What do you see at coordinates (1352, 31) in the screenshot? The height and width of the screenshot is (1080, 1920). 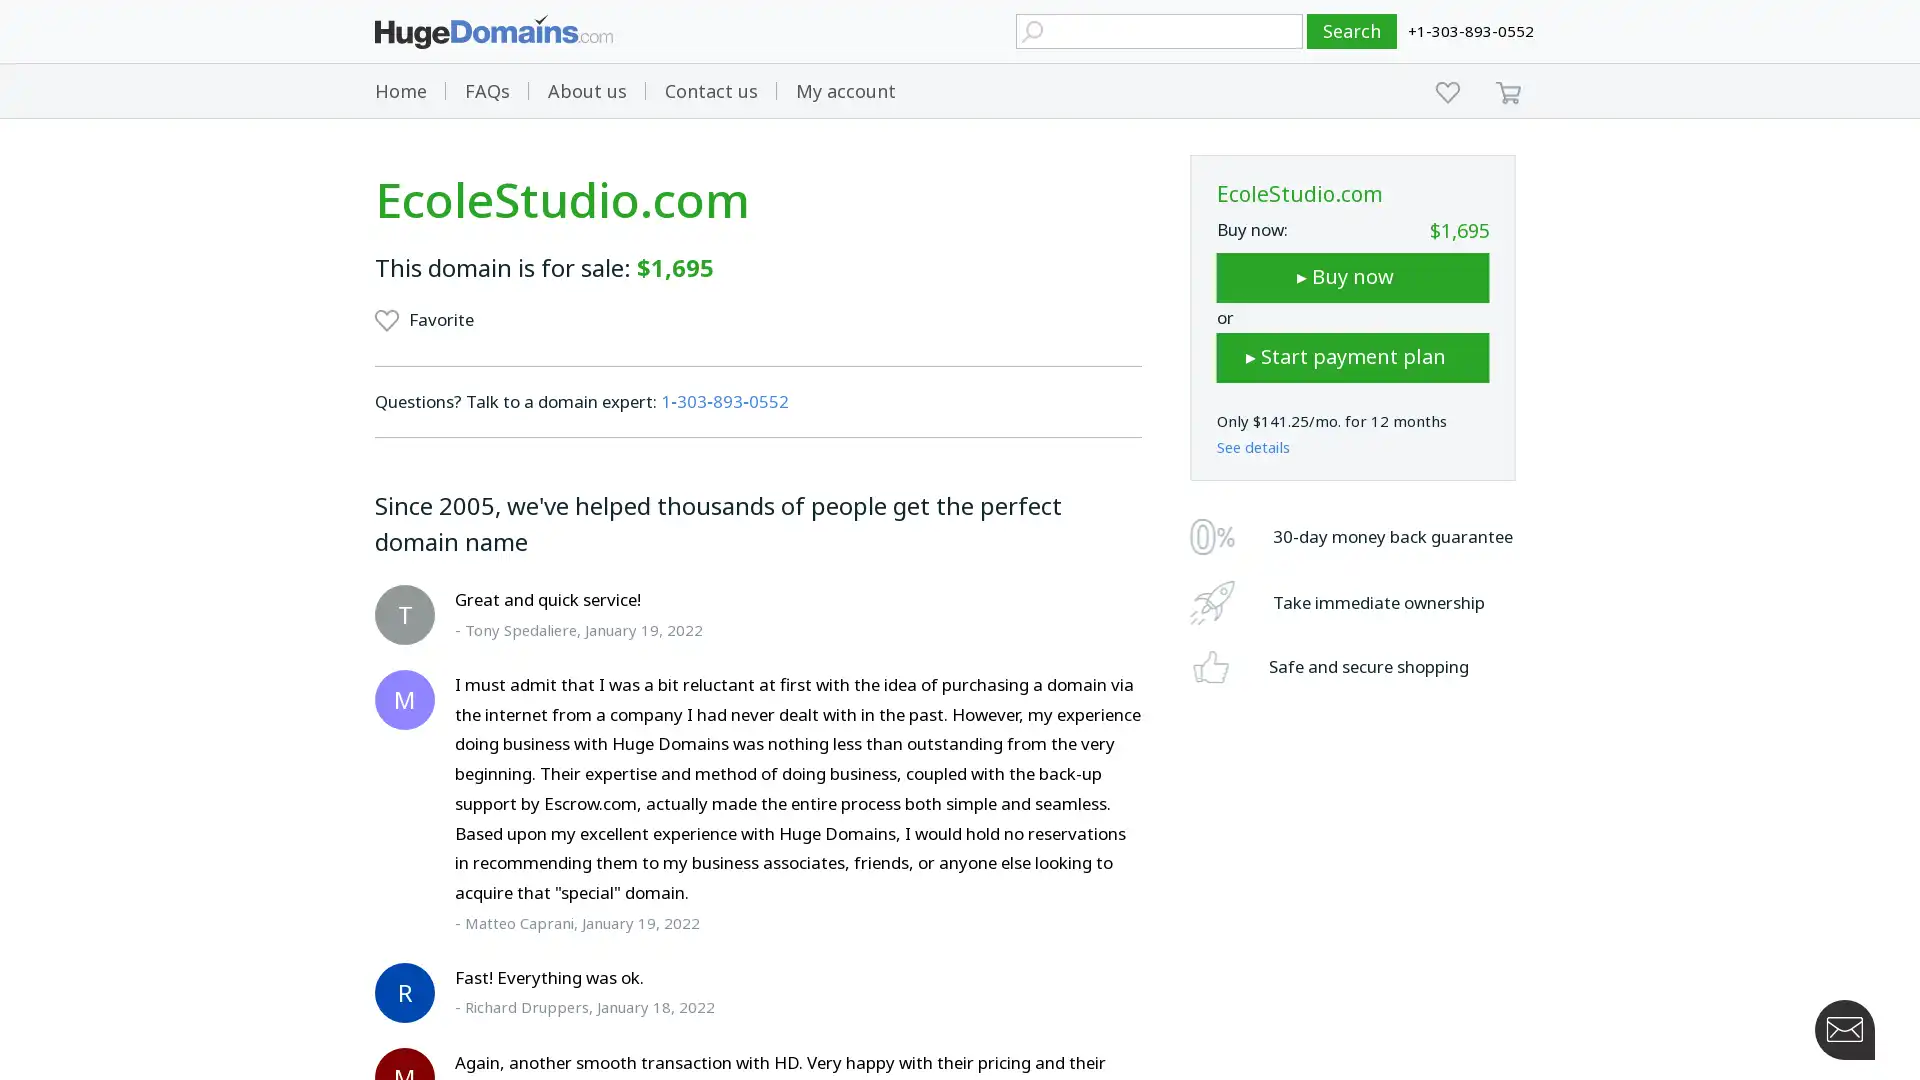 I see `Search` at bounding box center [1352, 31].